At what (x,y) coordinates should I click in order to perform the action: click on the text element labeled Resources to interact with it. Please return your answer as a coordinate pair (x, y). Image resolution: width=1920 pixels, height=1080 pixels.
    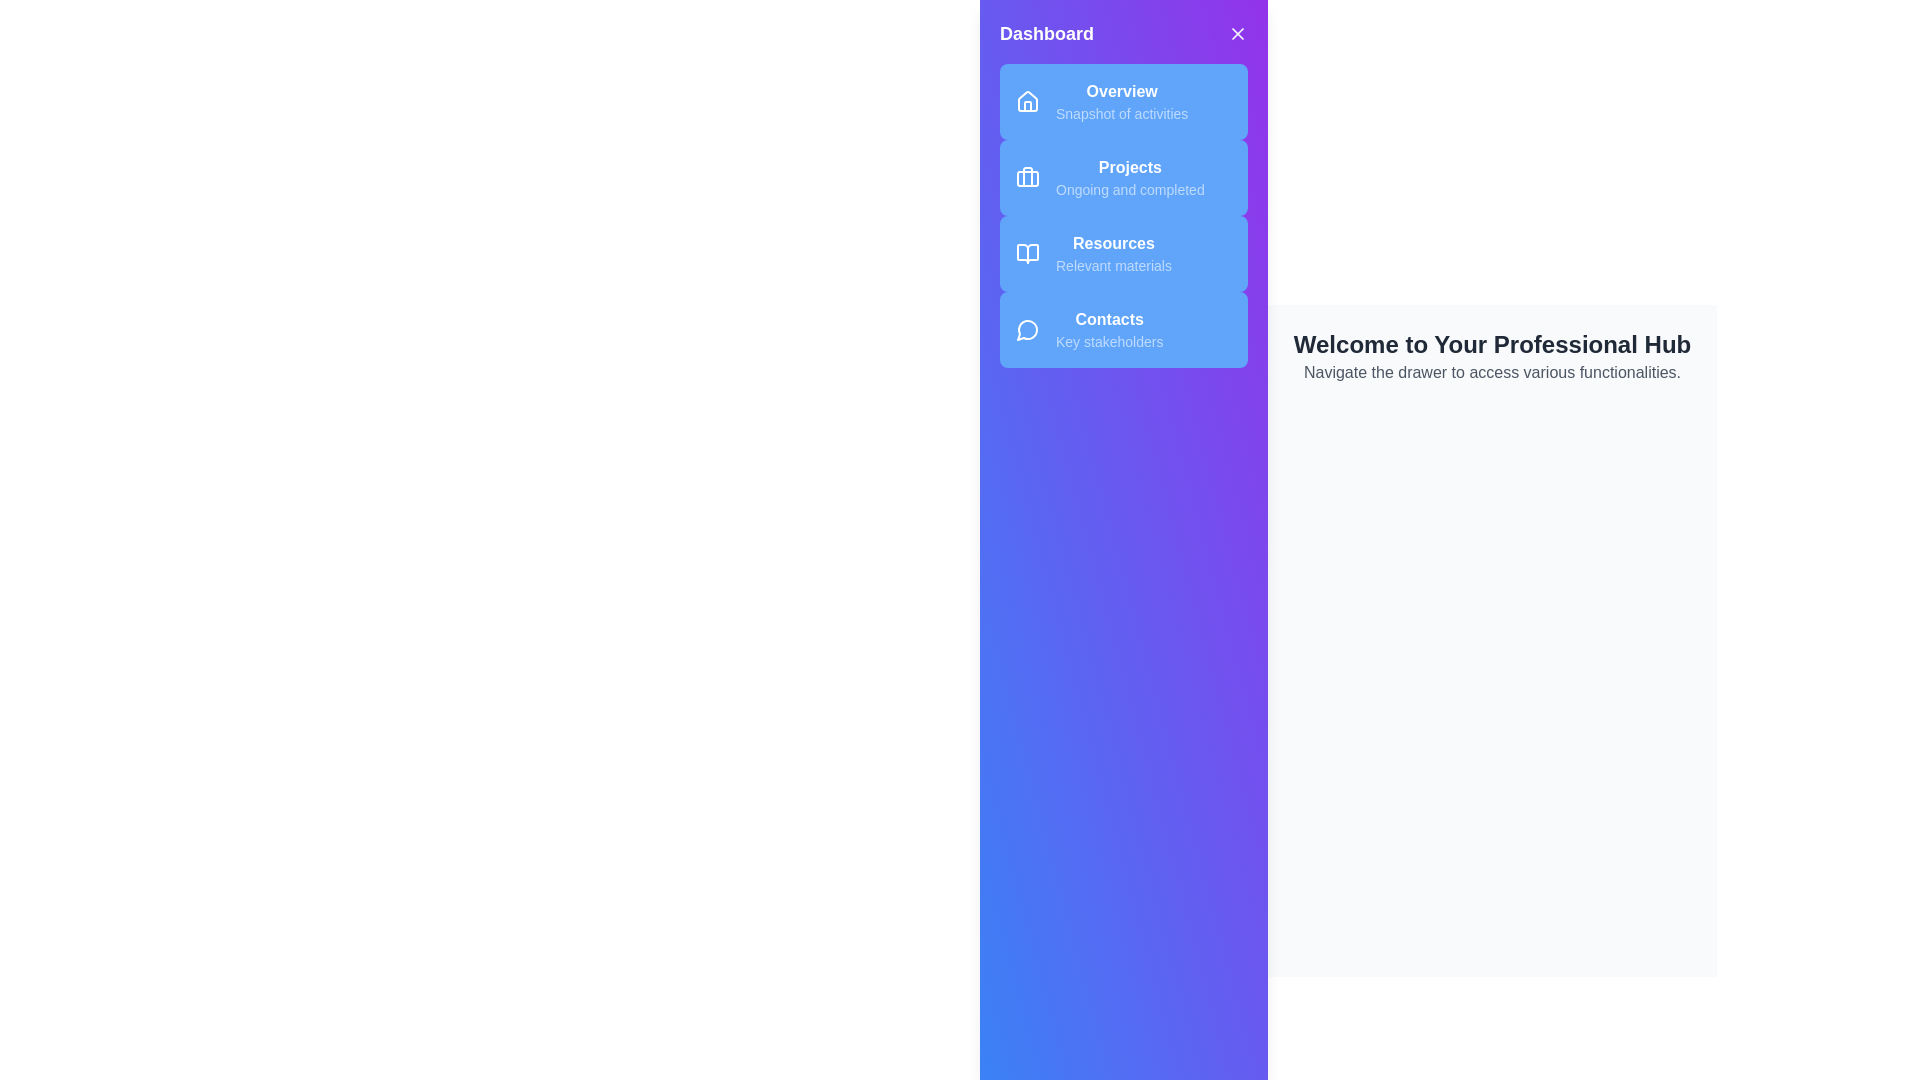
    Looking at the image, I should click on (1112, 242).